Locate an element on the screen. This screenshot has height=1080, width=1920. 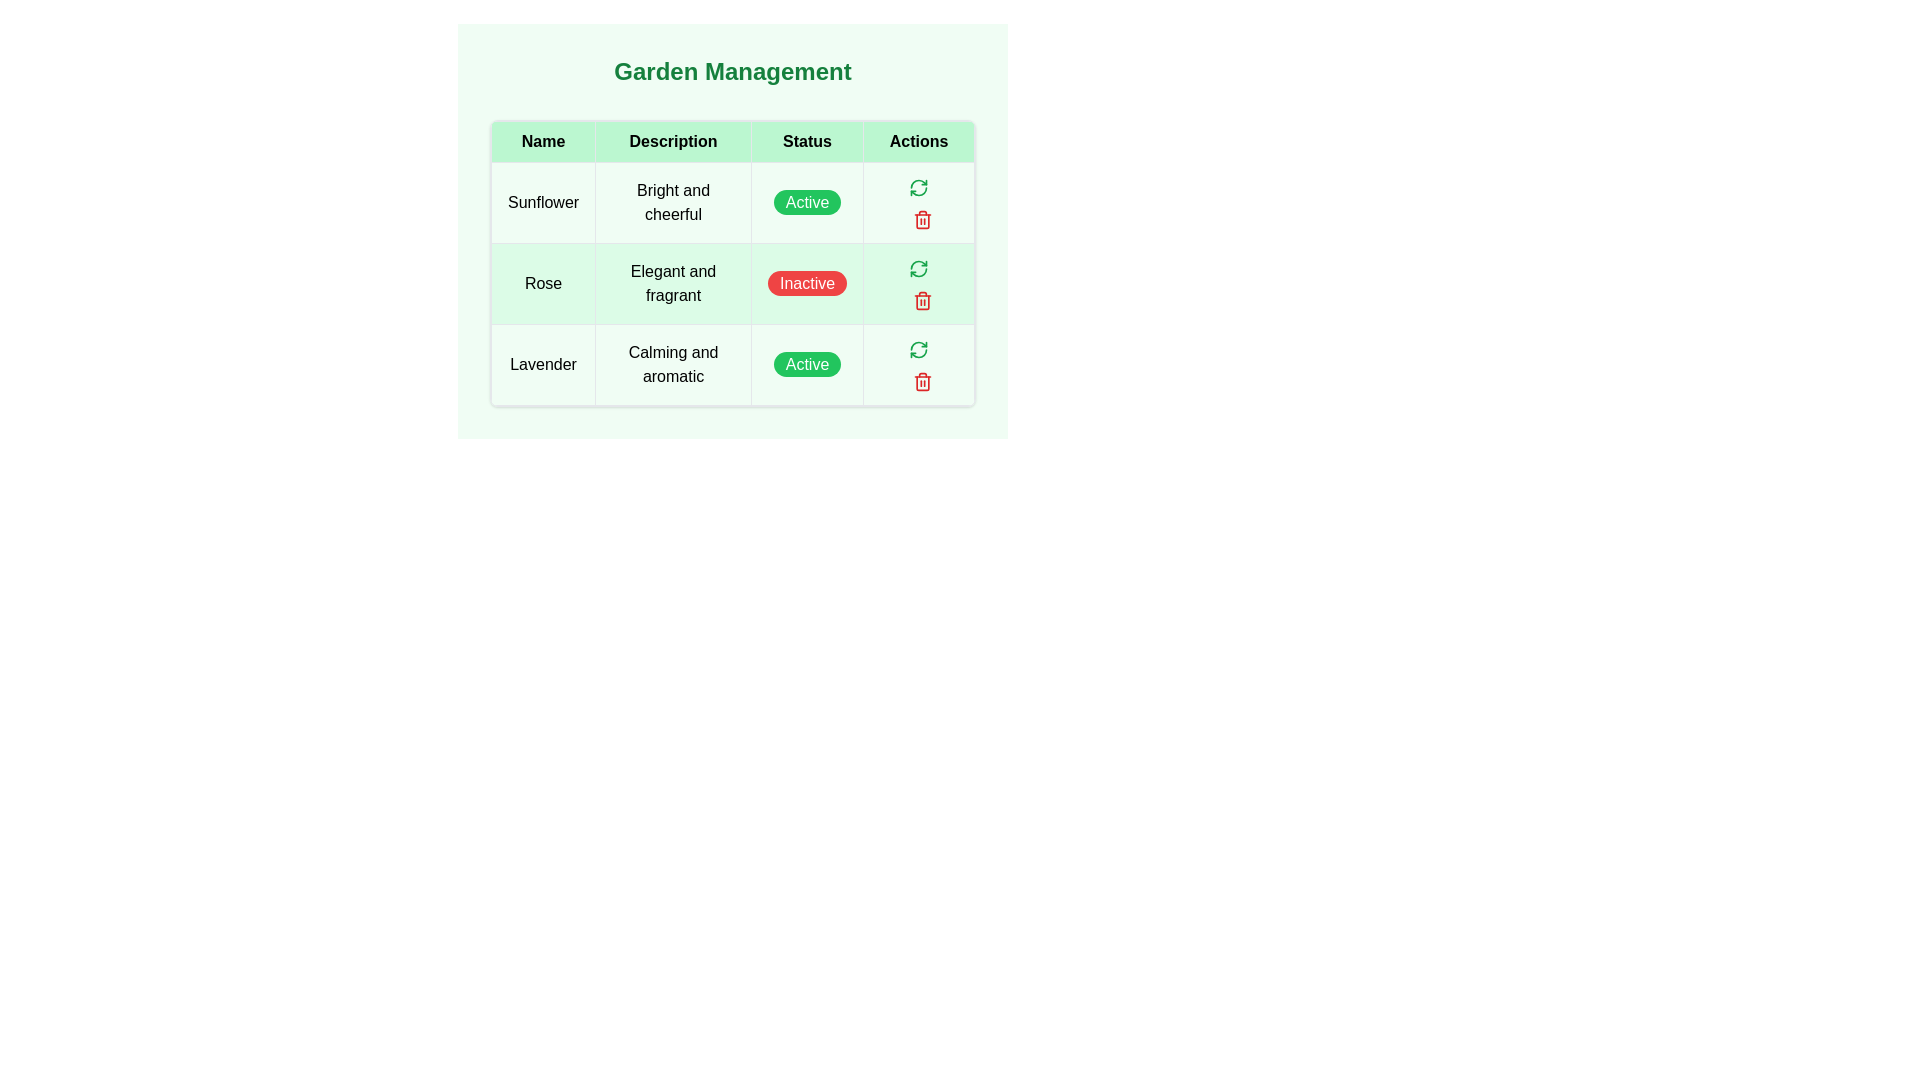
the delete icon button located in the Actions column of the second row (titled 'Rose') in the table is located at coordinates (922, 219).